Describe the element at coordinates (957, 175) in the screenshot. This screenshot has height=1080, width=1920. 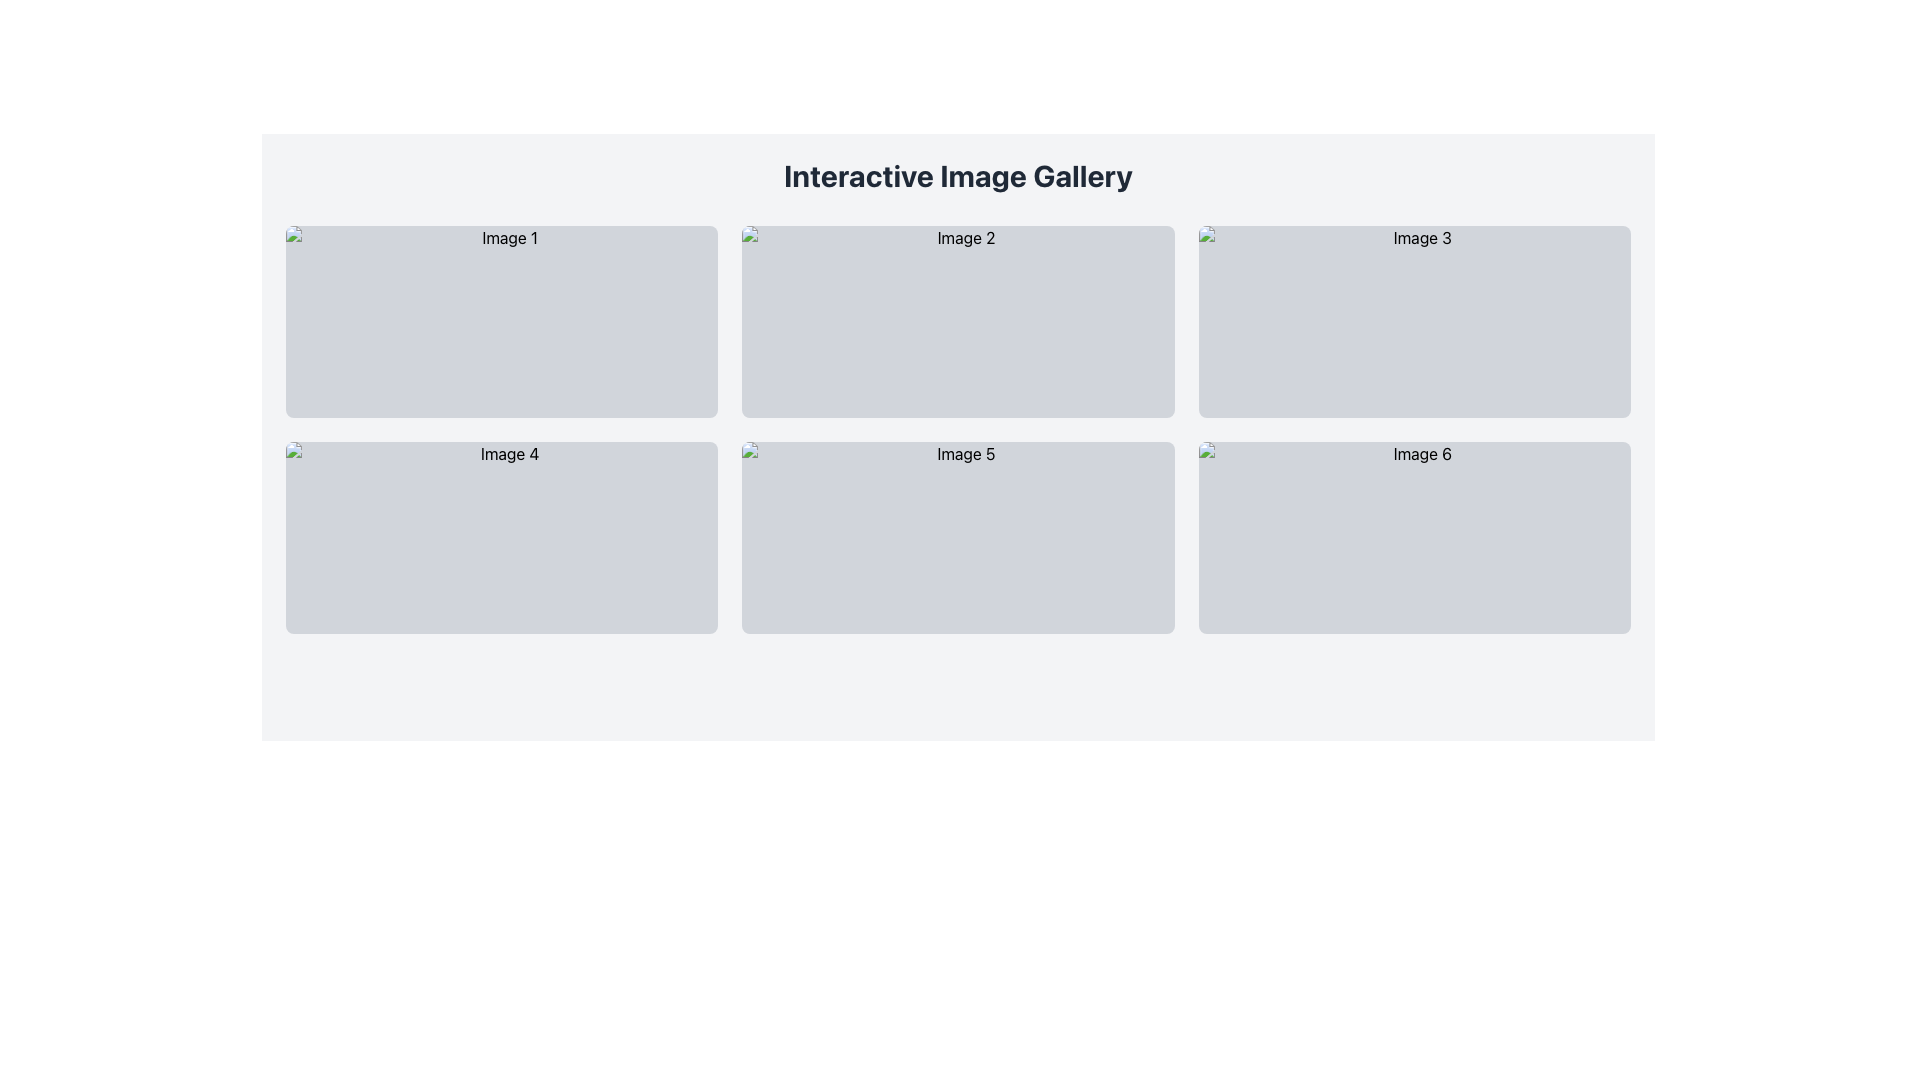
I see `title text 'Interactive Image Gallery' displayed in a bold and large font size at the top of the interface` at that location.